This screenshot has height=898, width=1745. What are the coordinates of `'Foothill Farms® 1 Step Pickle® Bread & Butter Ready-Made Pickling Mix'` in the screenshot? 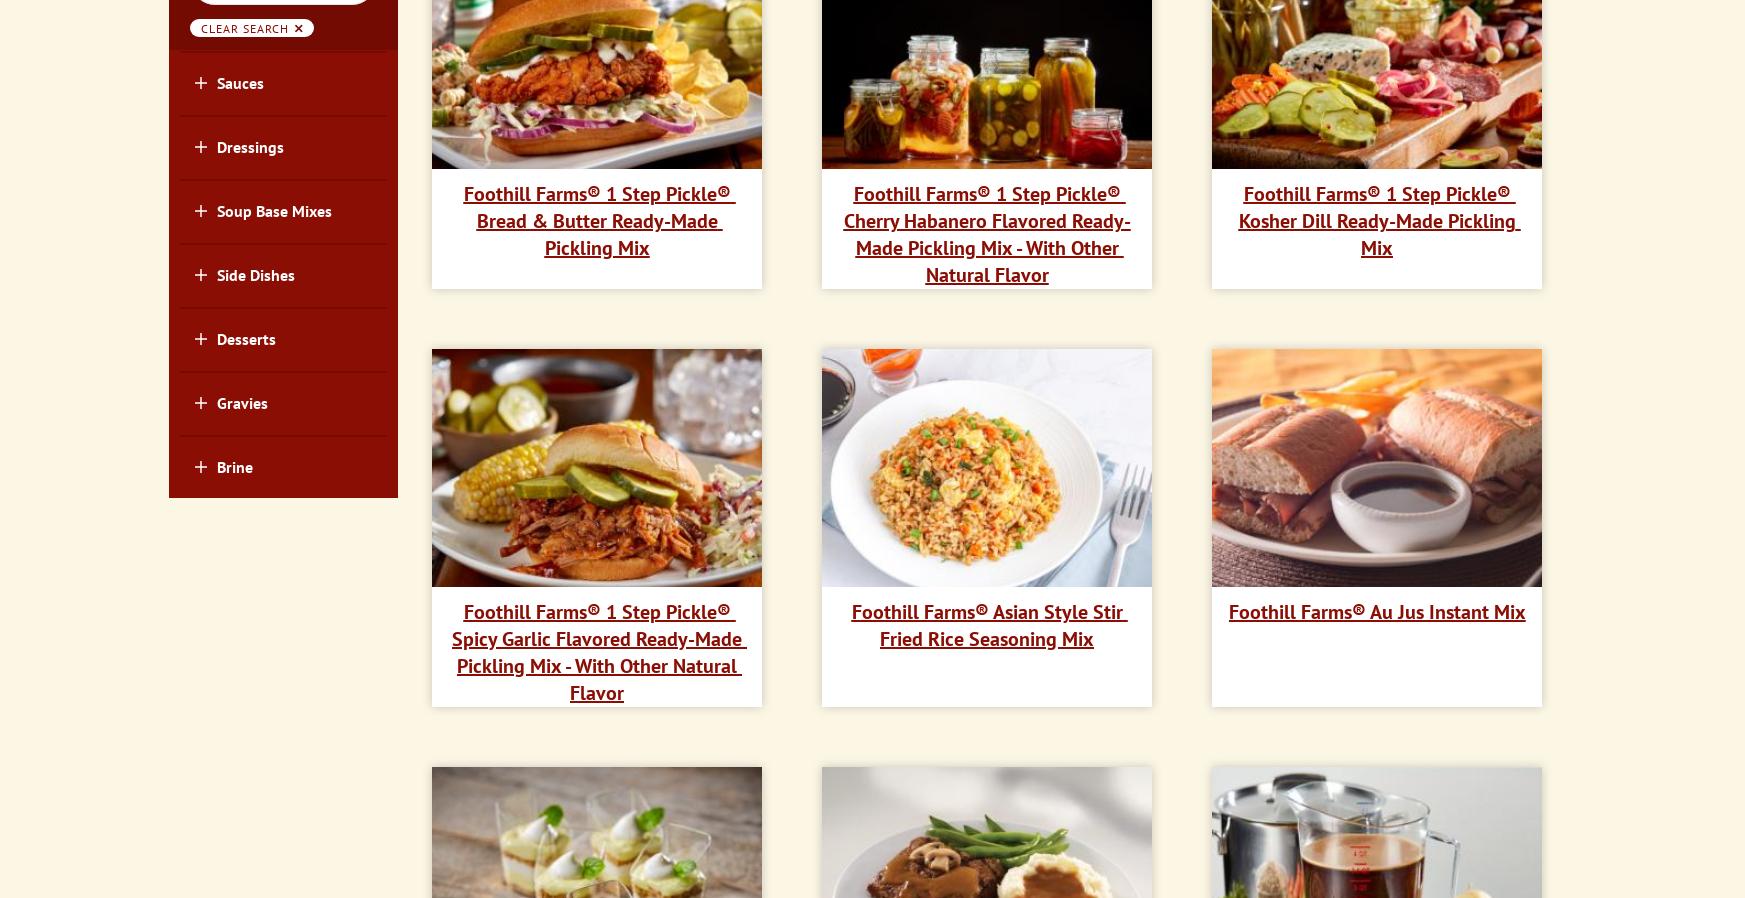 It's located at (598, 219).